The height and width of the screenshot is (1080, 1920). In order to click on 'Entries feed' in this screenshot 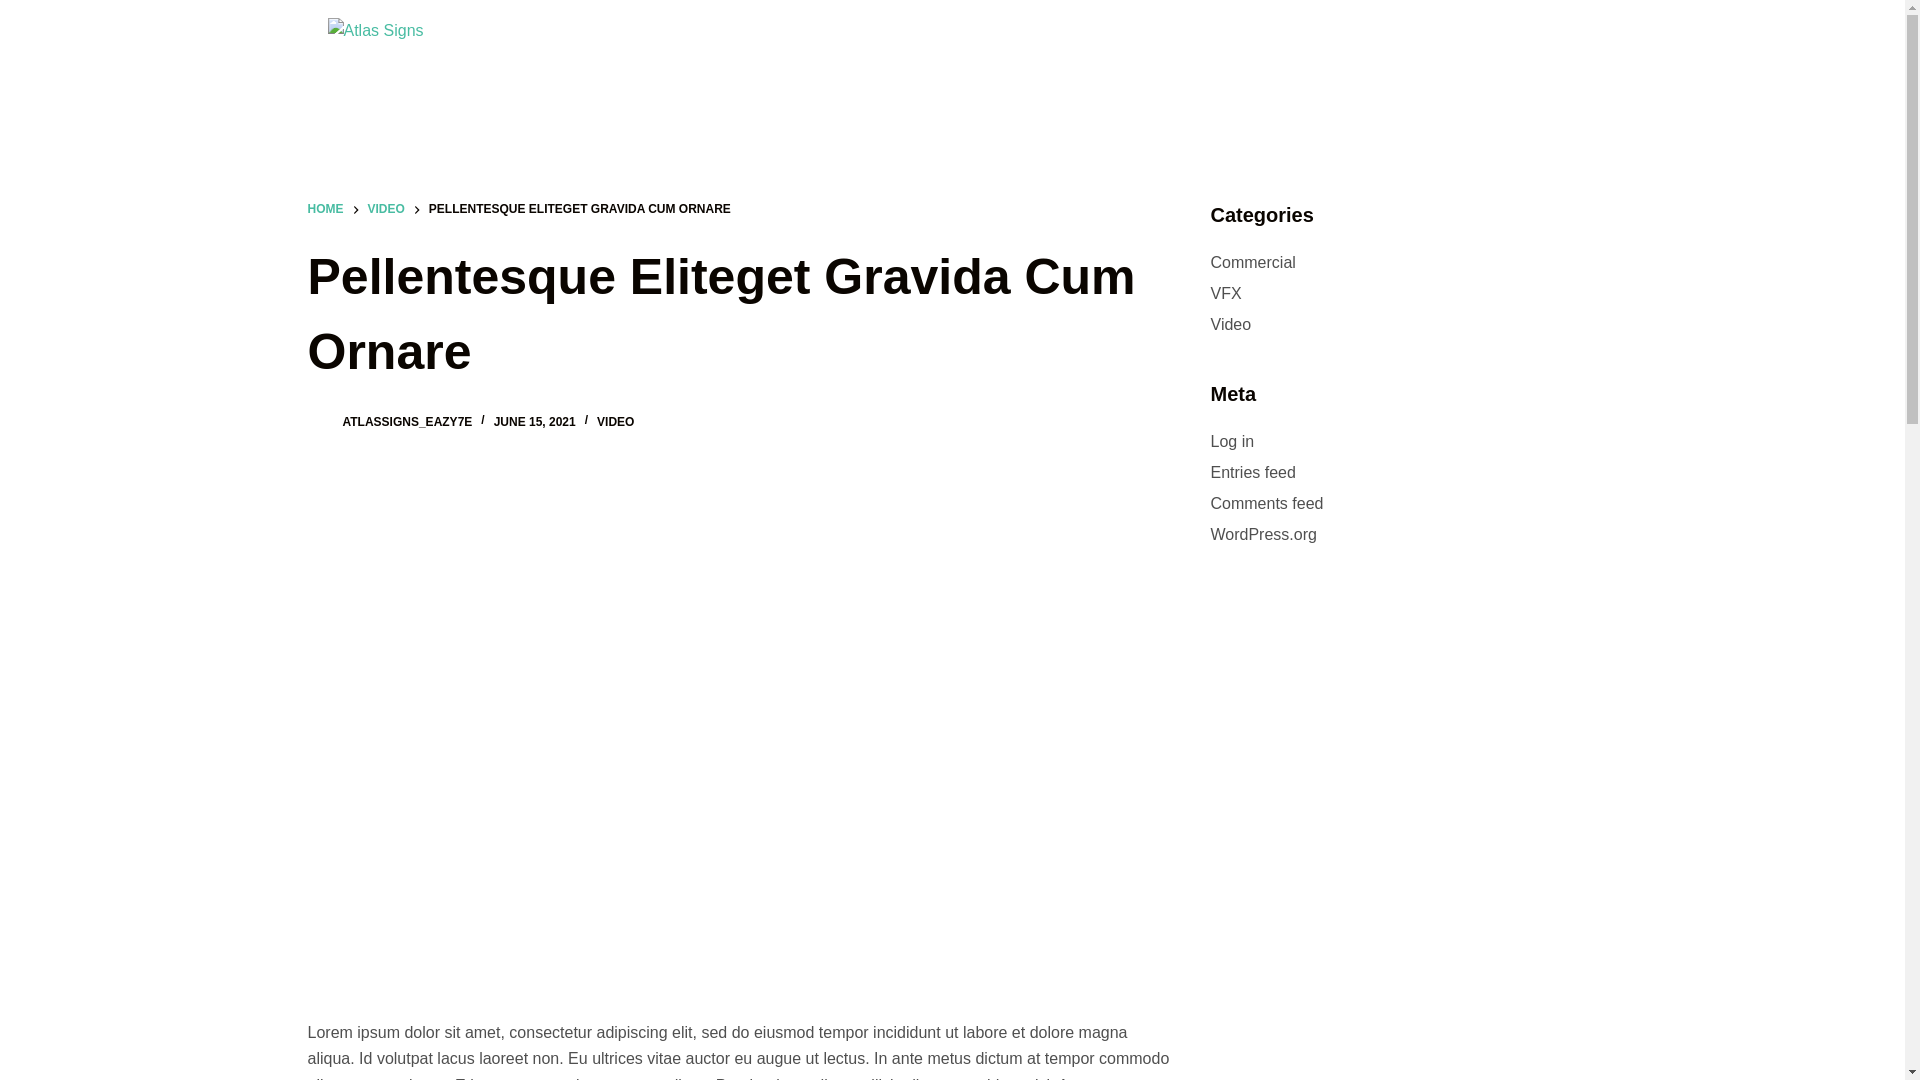, I will do `click(1251, 472)`.